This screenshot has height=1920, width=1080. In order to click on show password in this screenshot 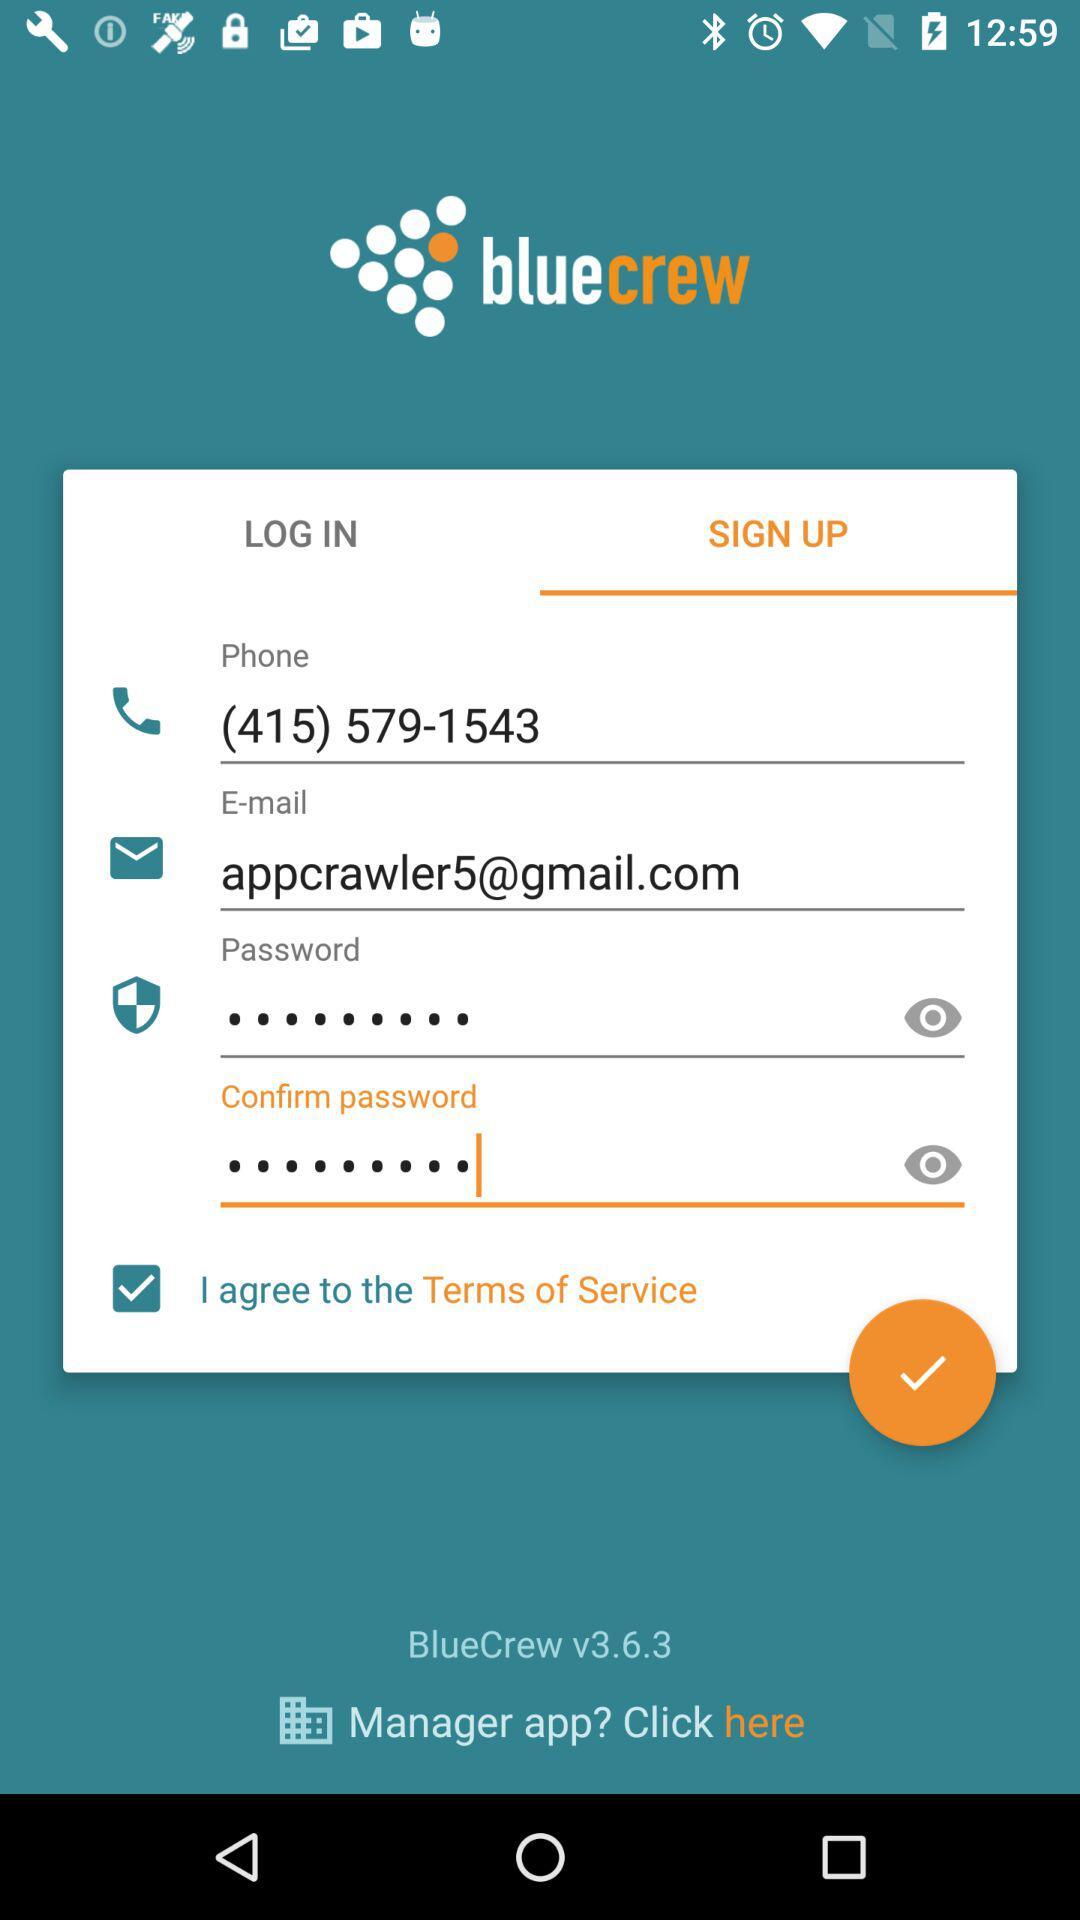, I will do `click(933, 1165)`.